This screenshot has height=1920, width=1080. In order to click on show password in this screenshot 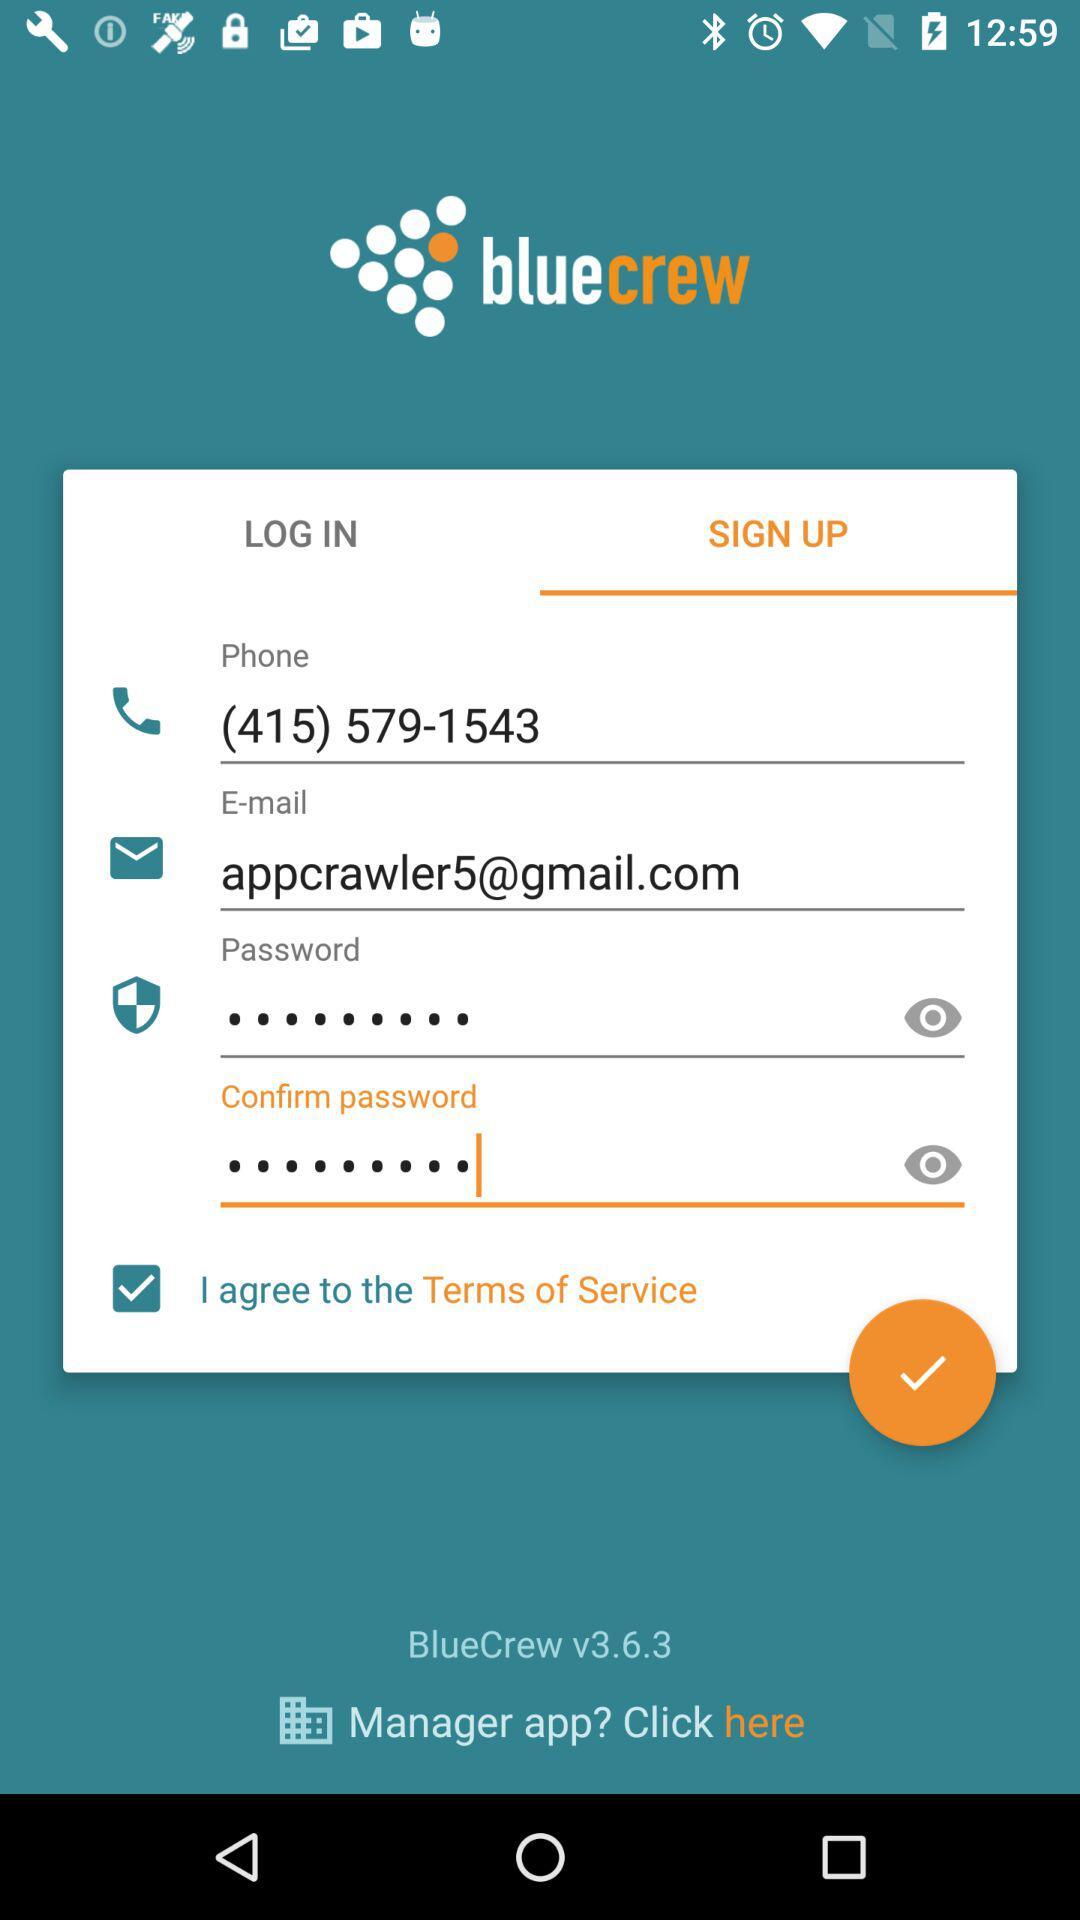, I will do `click(933, 1165)`.